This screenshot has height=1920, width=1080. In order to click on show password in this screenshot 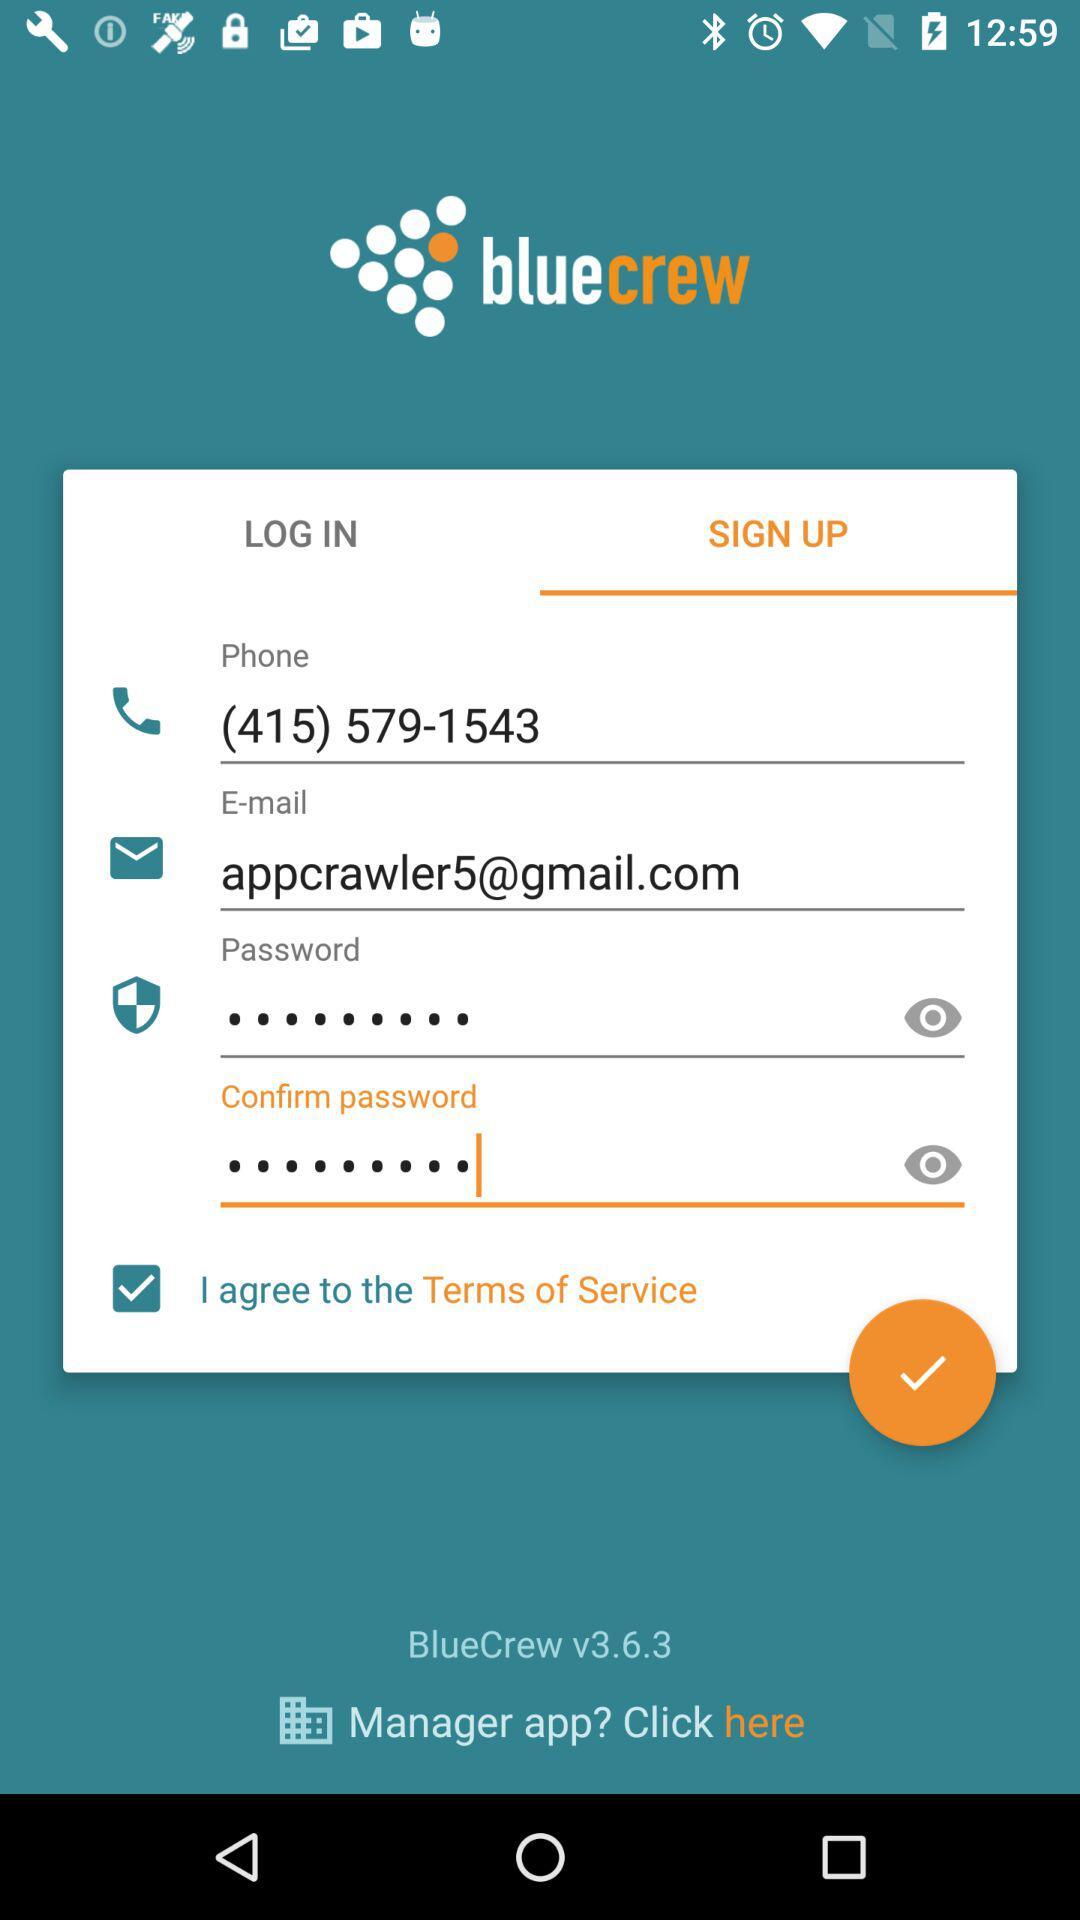, I will do `click(933, 1165)`.